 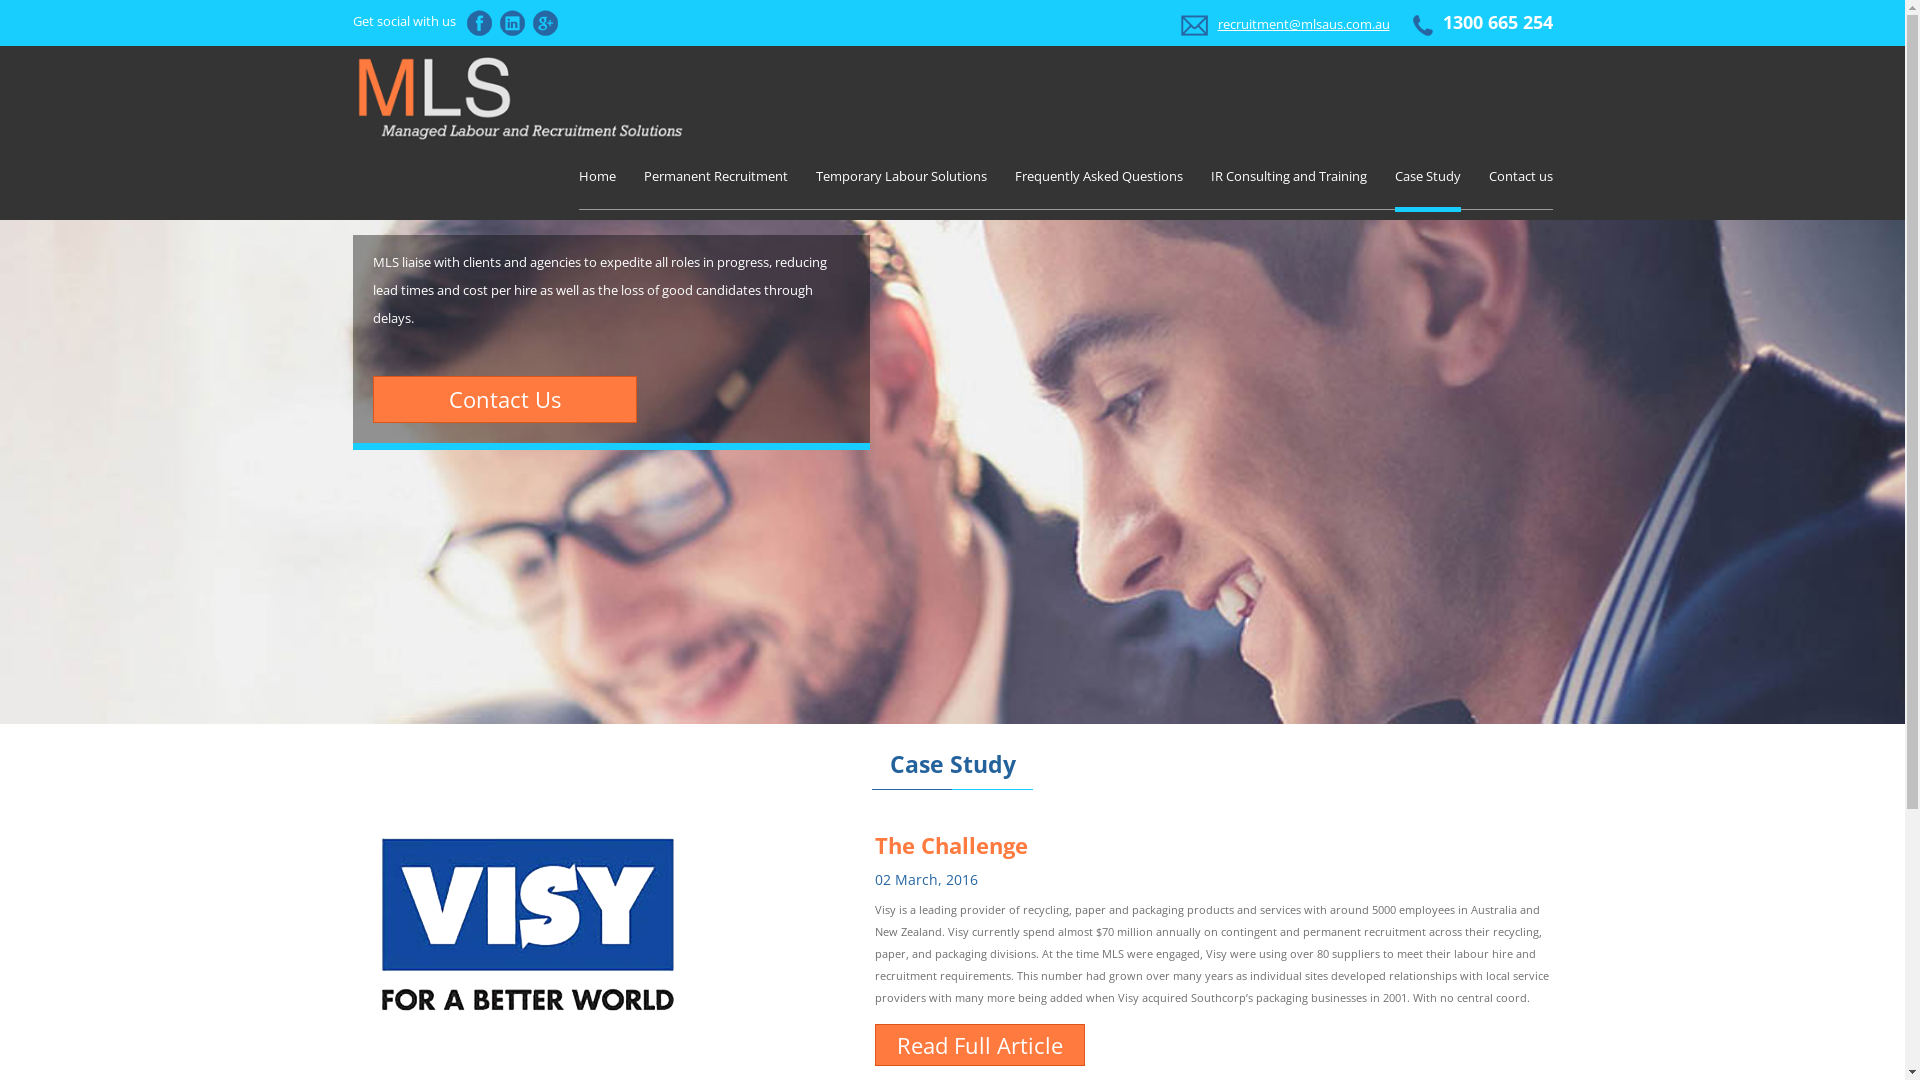 What do you see at coordinates (1097, 175) in the screenshot?
I see `'Frequently Asked Questions'` at bounding box center [1097, 175].